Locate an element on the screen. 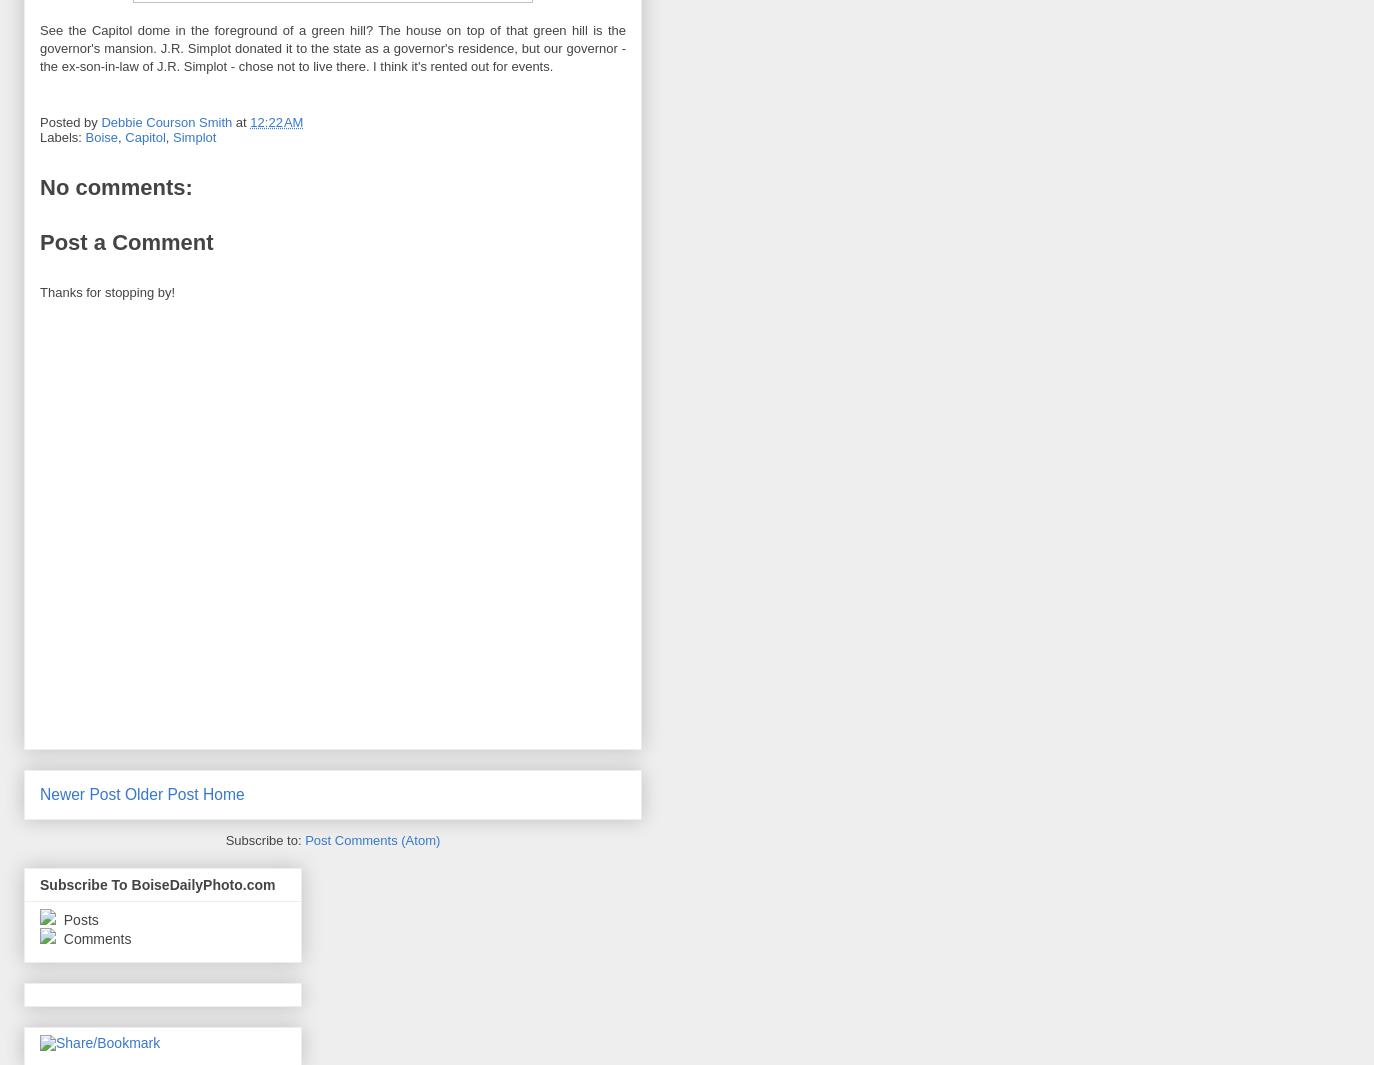  'Subscribe to:' is located at coordinates (264, 840).